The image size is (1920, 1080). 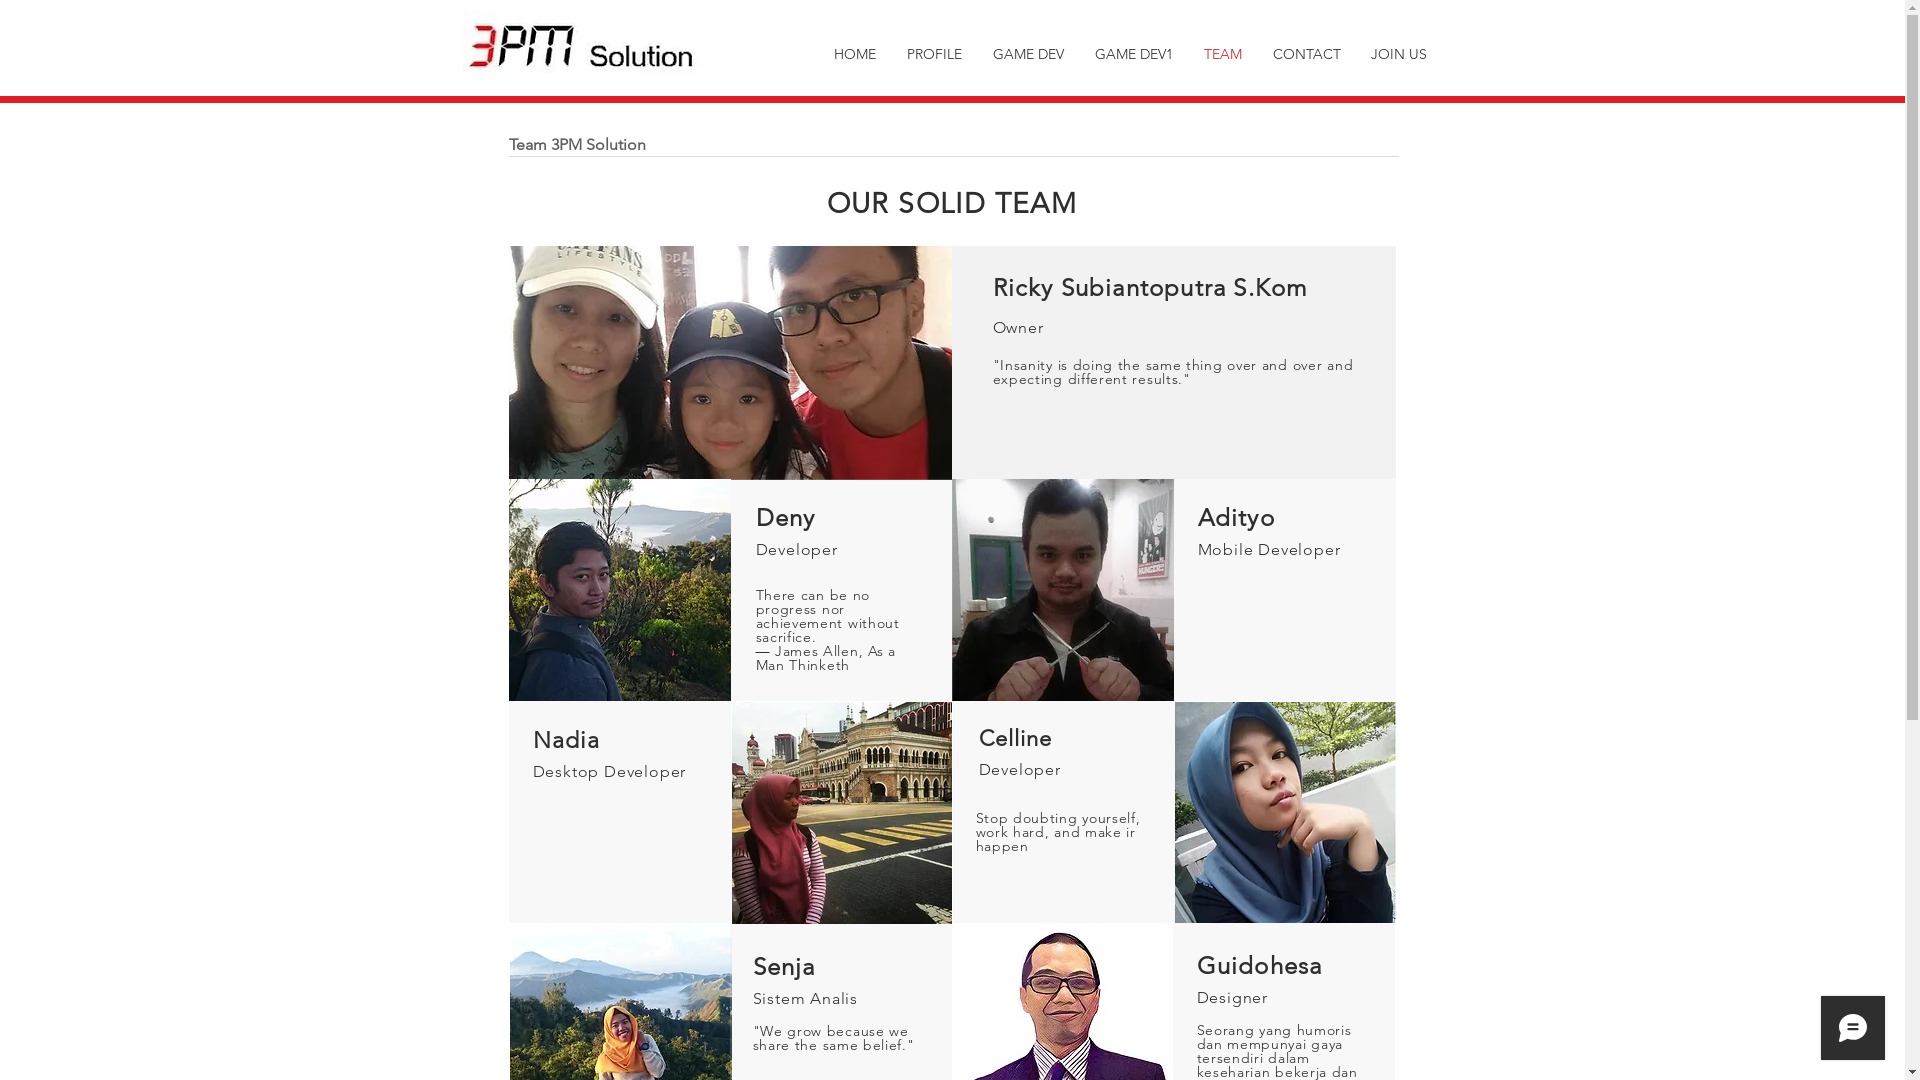 What do you see at coordinates (1028, 53) in the screenshot?
I see `'GAME DEV'` at bounding box center [1028, 53].